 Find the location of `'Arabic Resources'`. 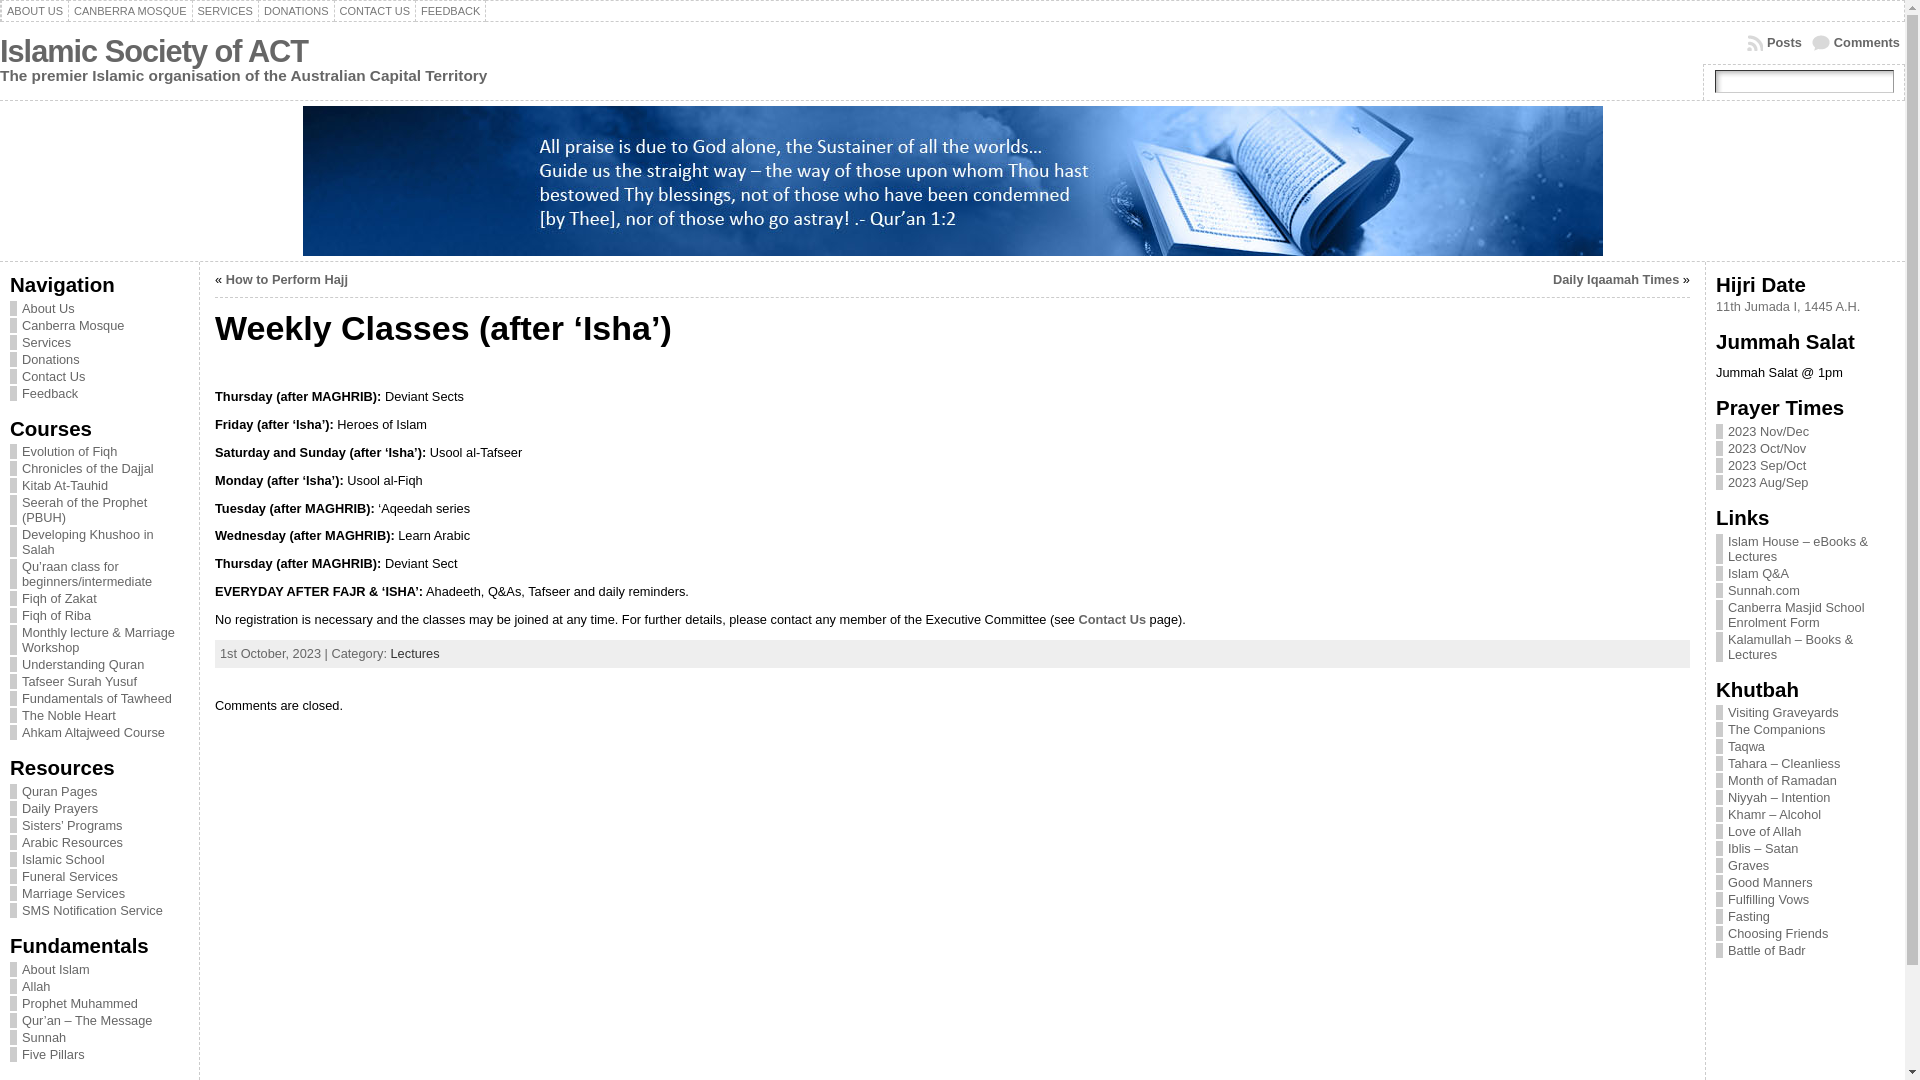

'Arabic Resources' is located at coordinates (9, 842).